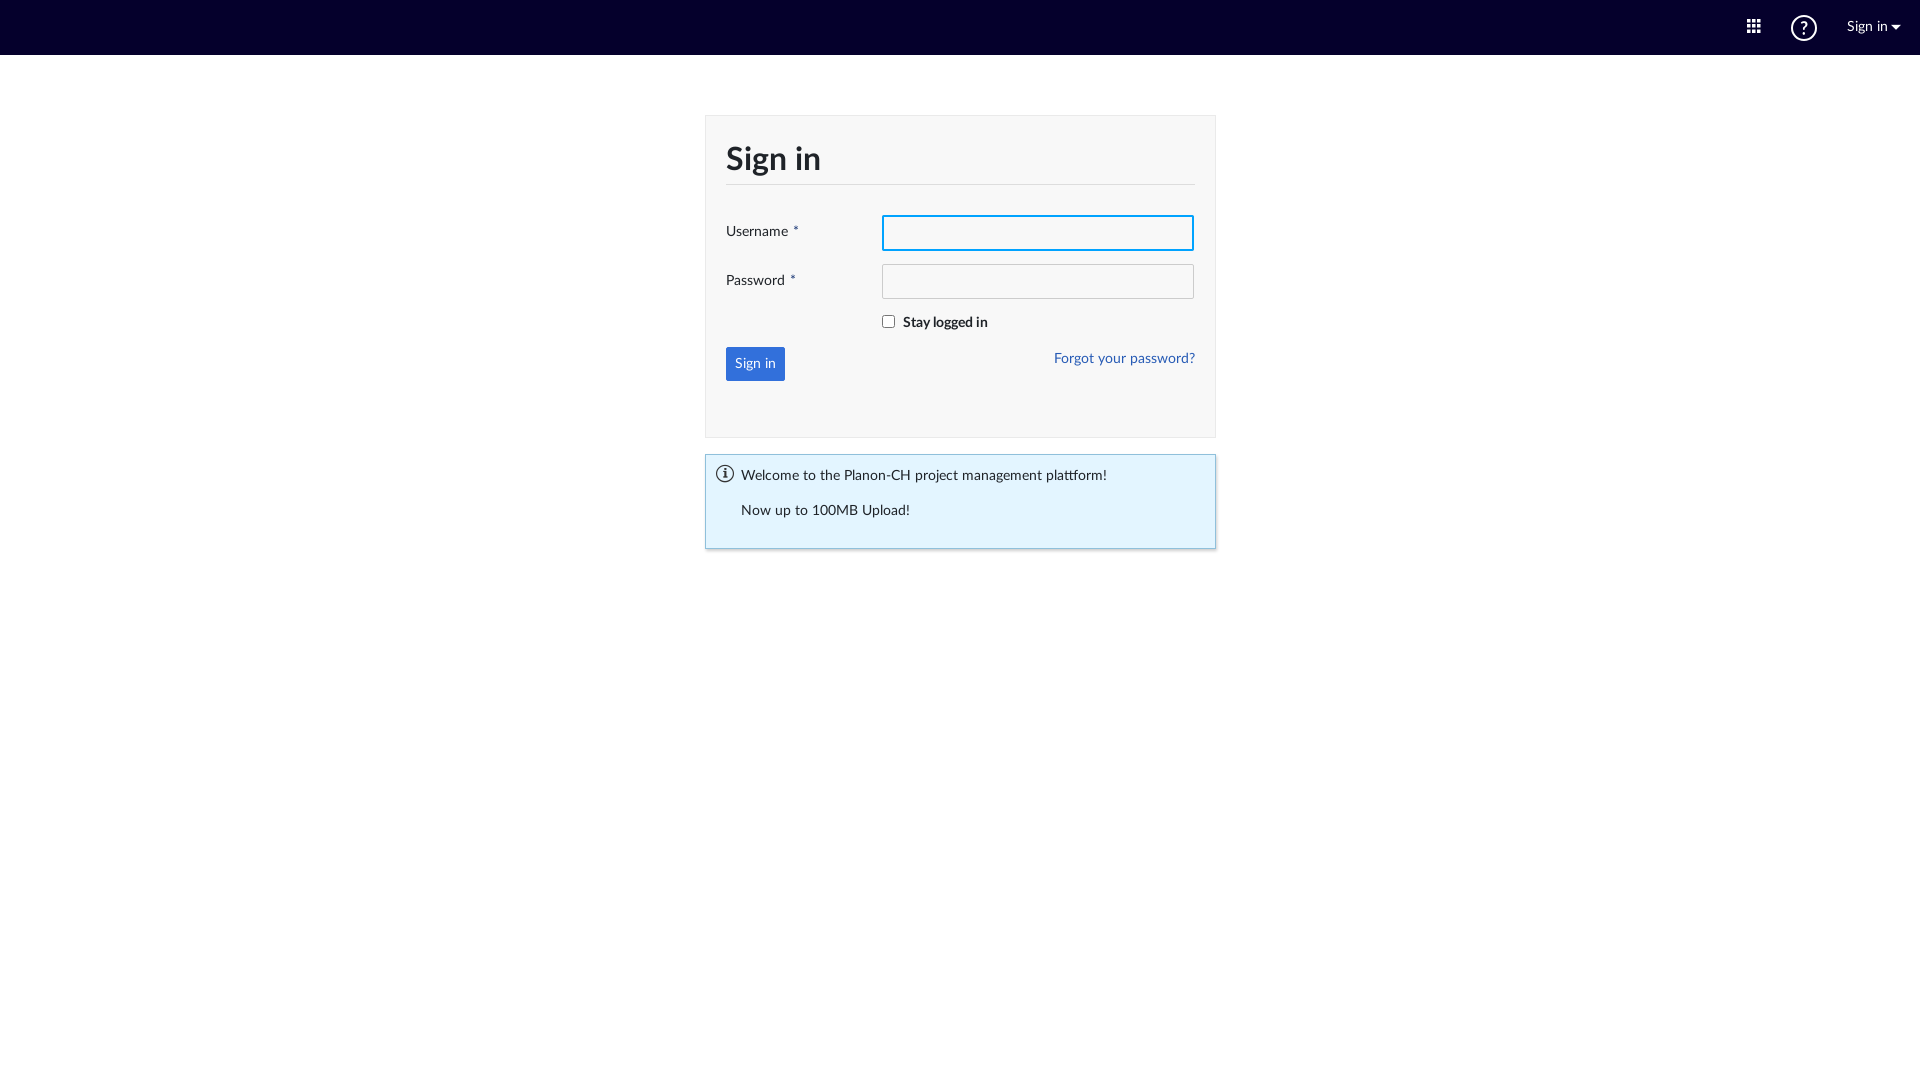  Describe the element at coordinates (1053, 357) in the screenshot. I see `'Forgot your password?'` at that location.